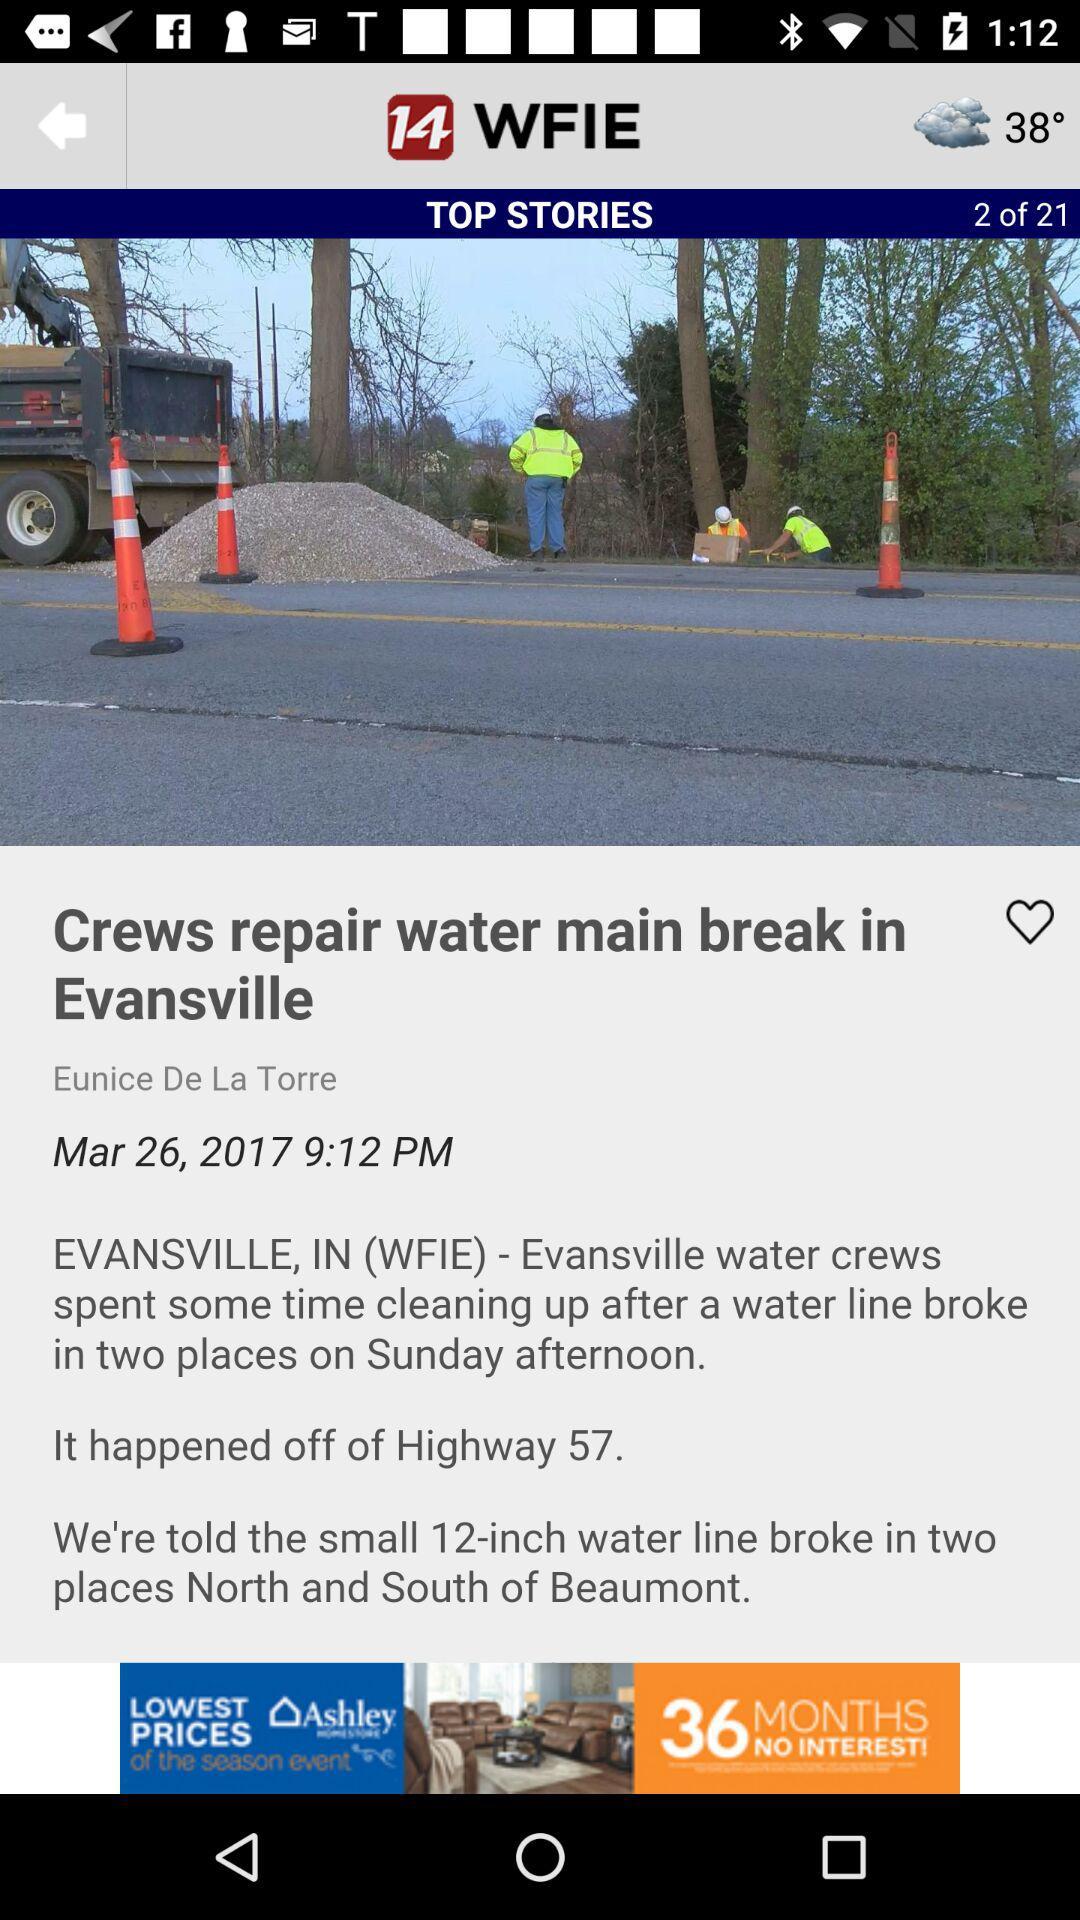 The width and height of the screenshot is (1080, 1920). I want to click on advertisement for low prices, so click(540, 1727).